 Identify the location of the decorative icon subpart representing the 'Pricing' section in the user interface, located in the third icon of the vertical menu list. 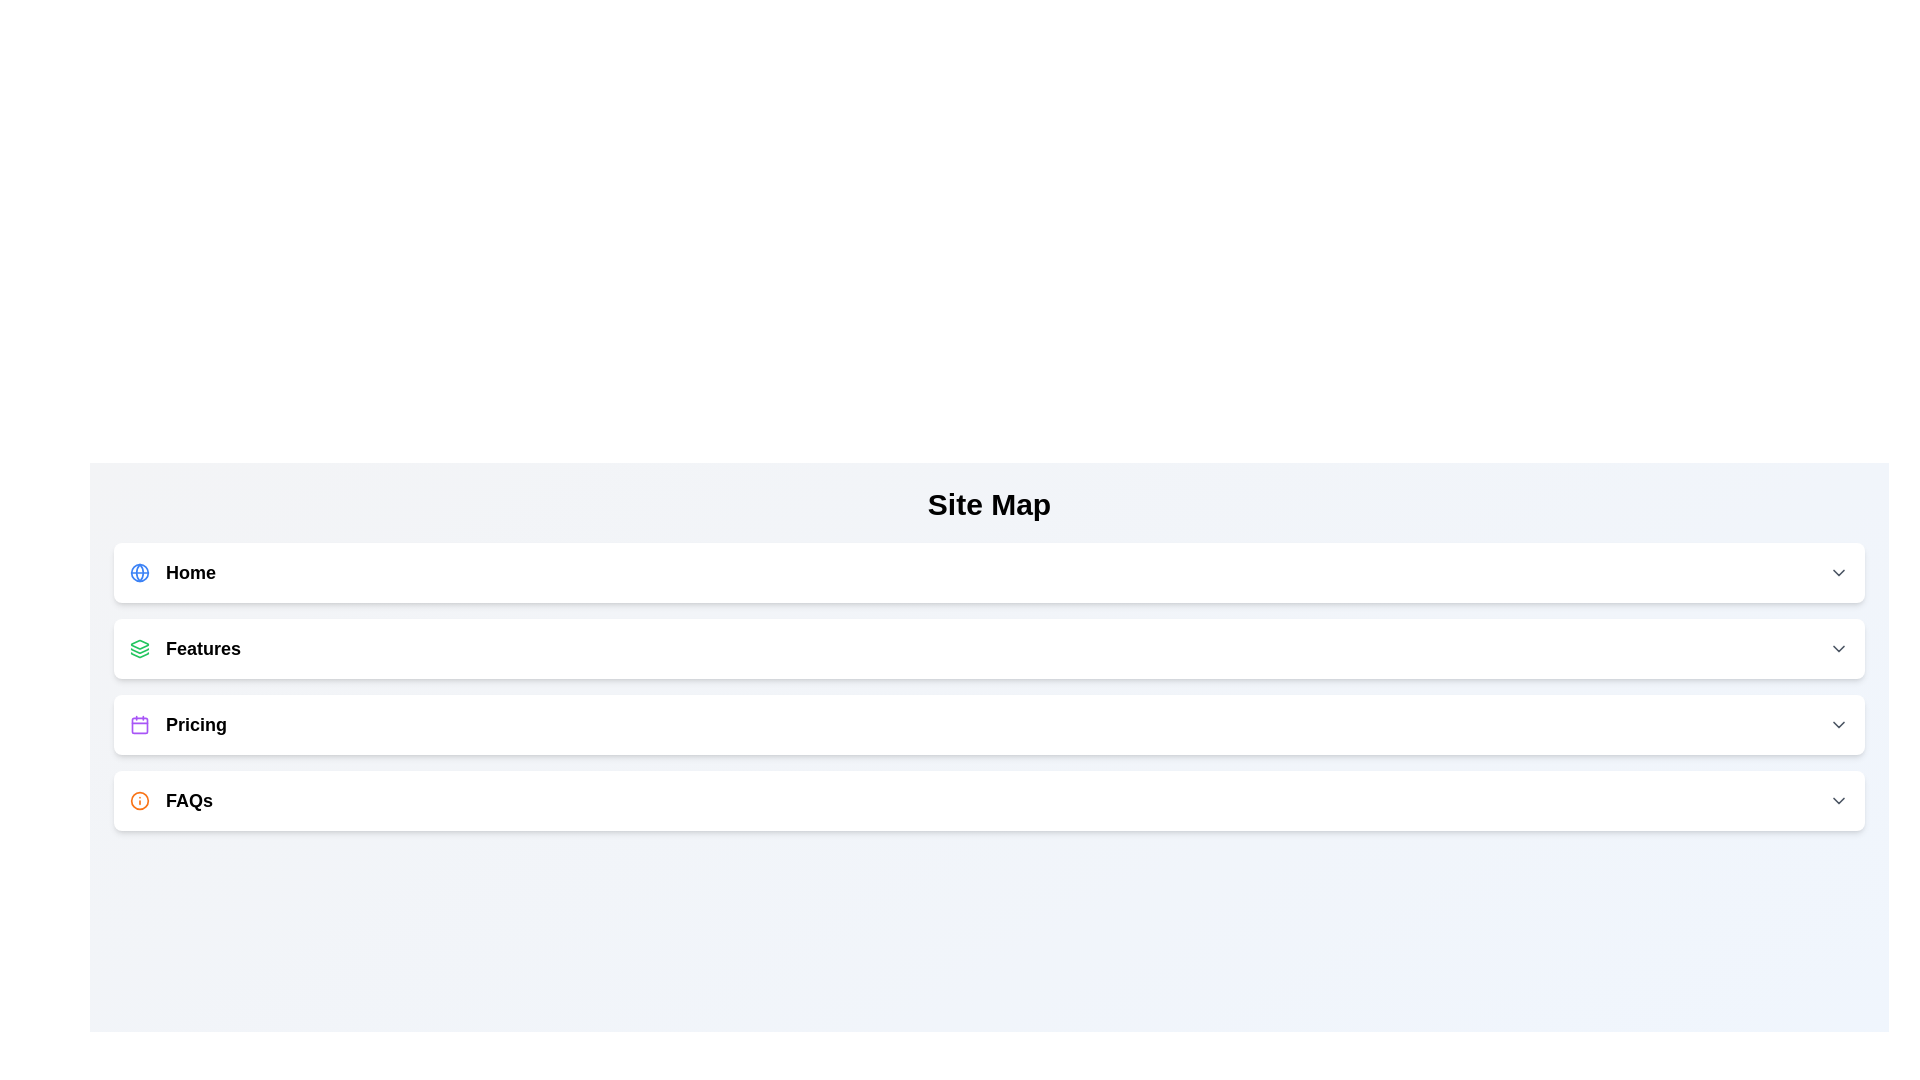
(138, 725).